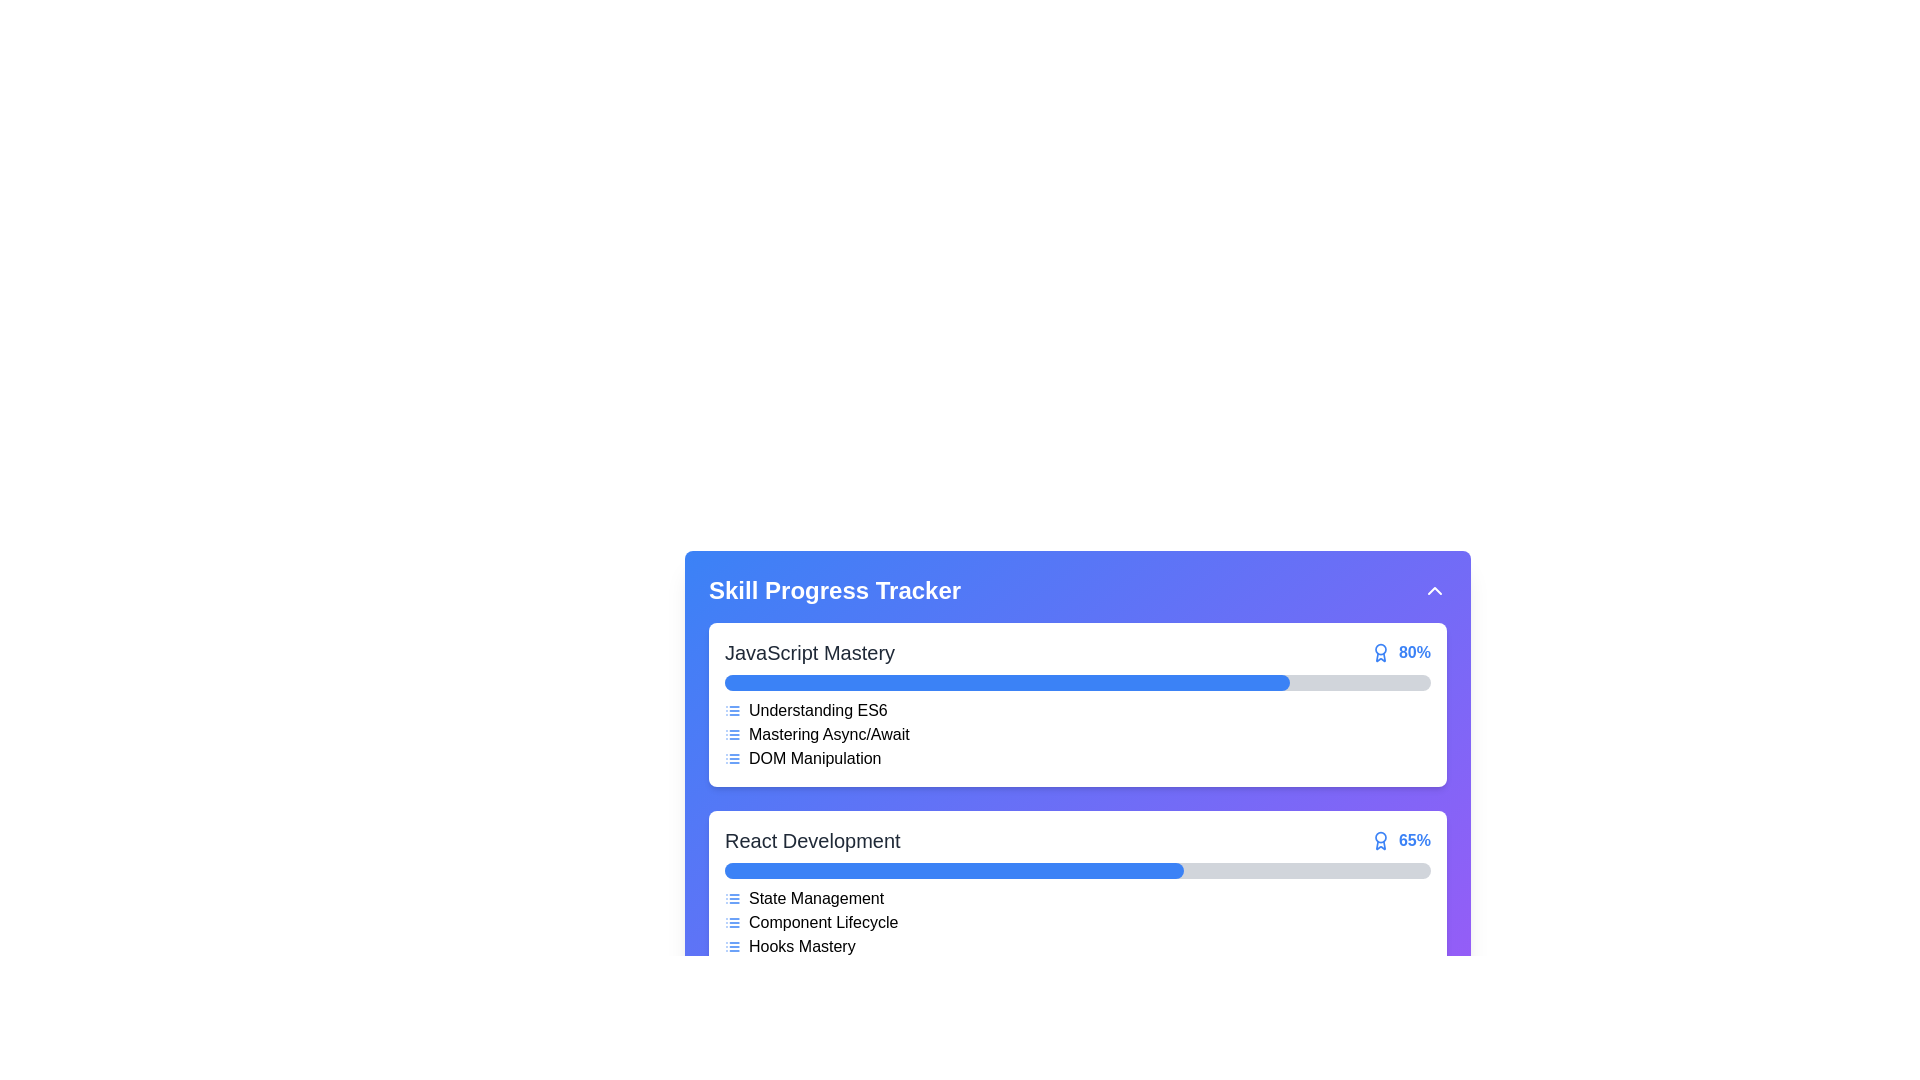  I want to click on the button located in the top-right corner of the header section containing 'Skill Progress Tracker', so click(1434, 589).